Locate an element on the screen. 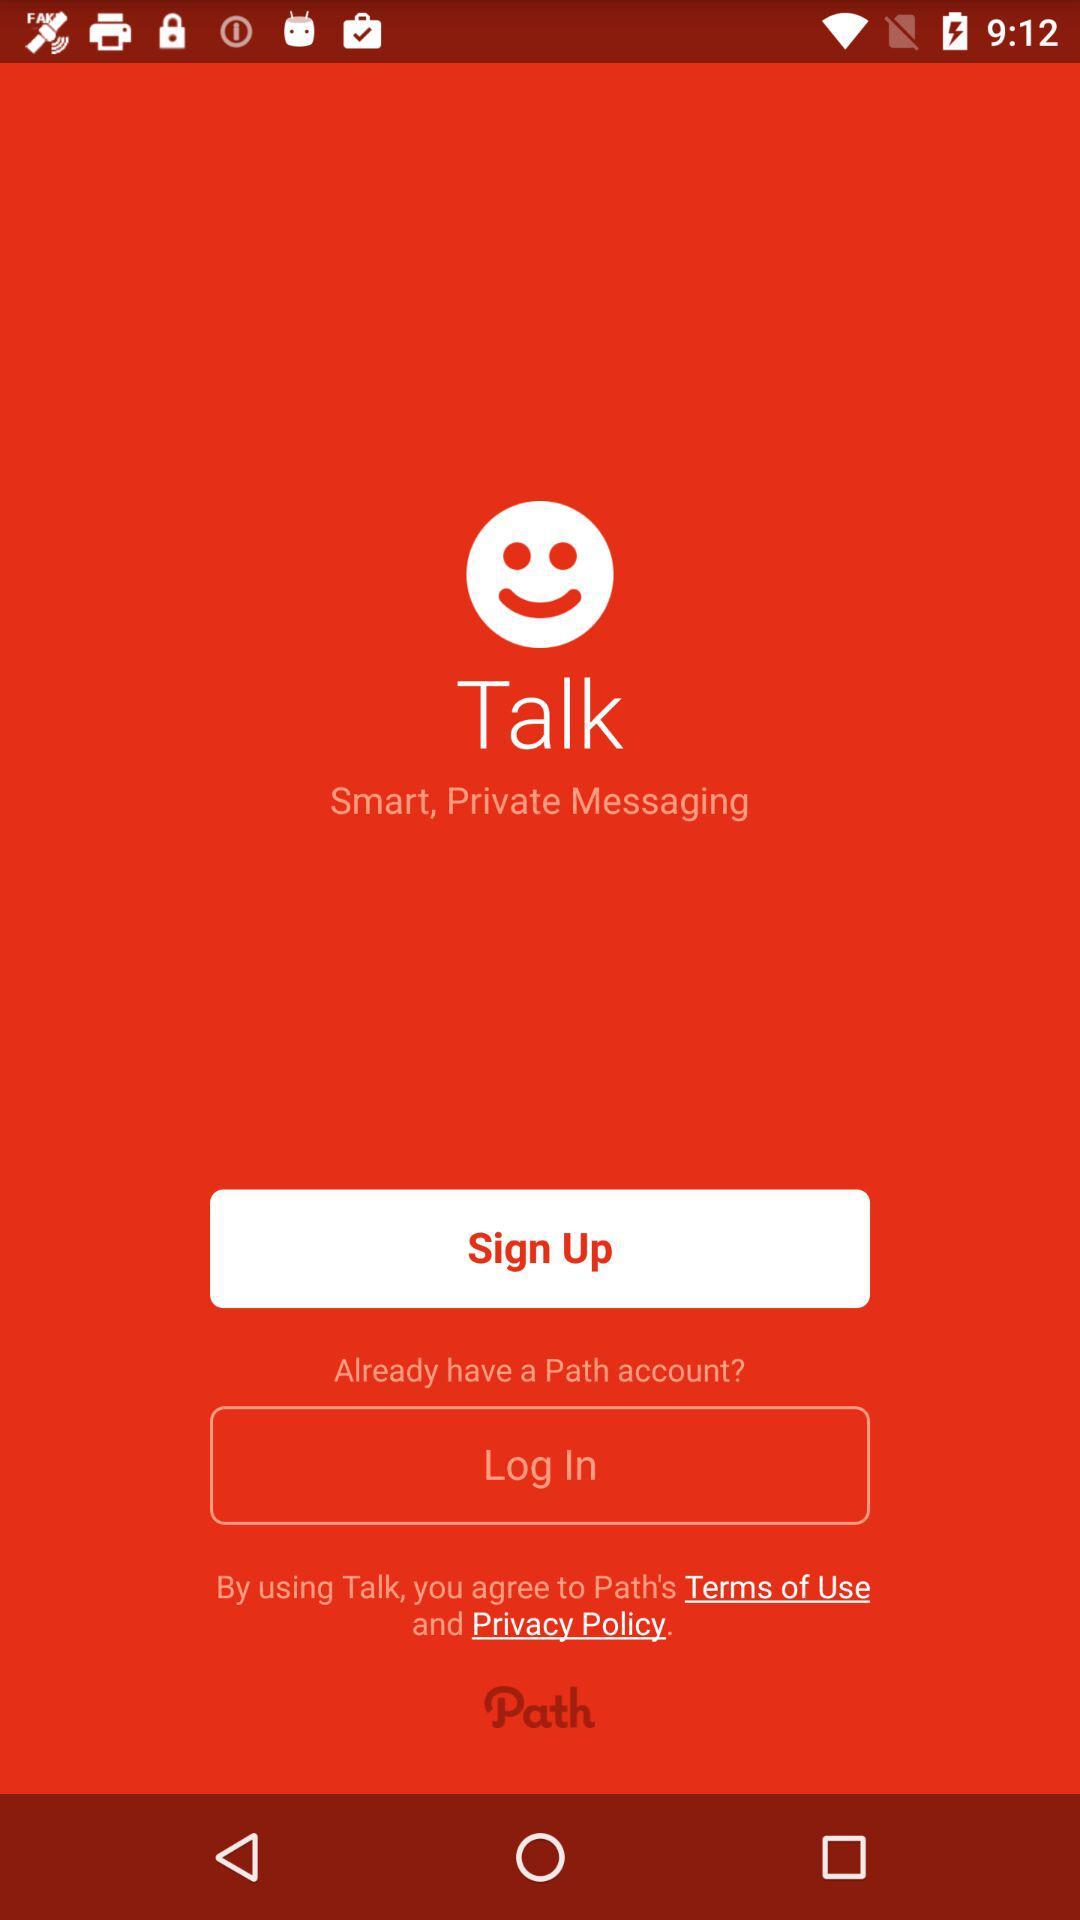  the by using talk app is located at coordinates (543, 1604).